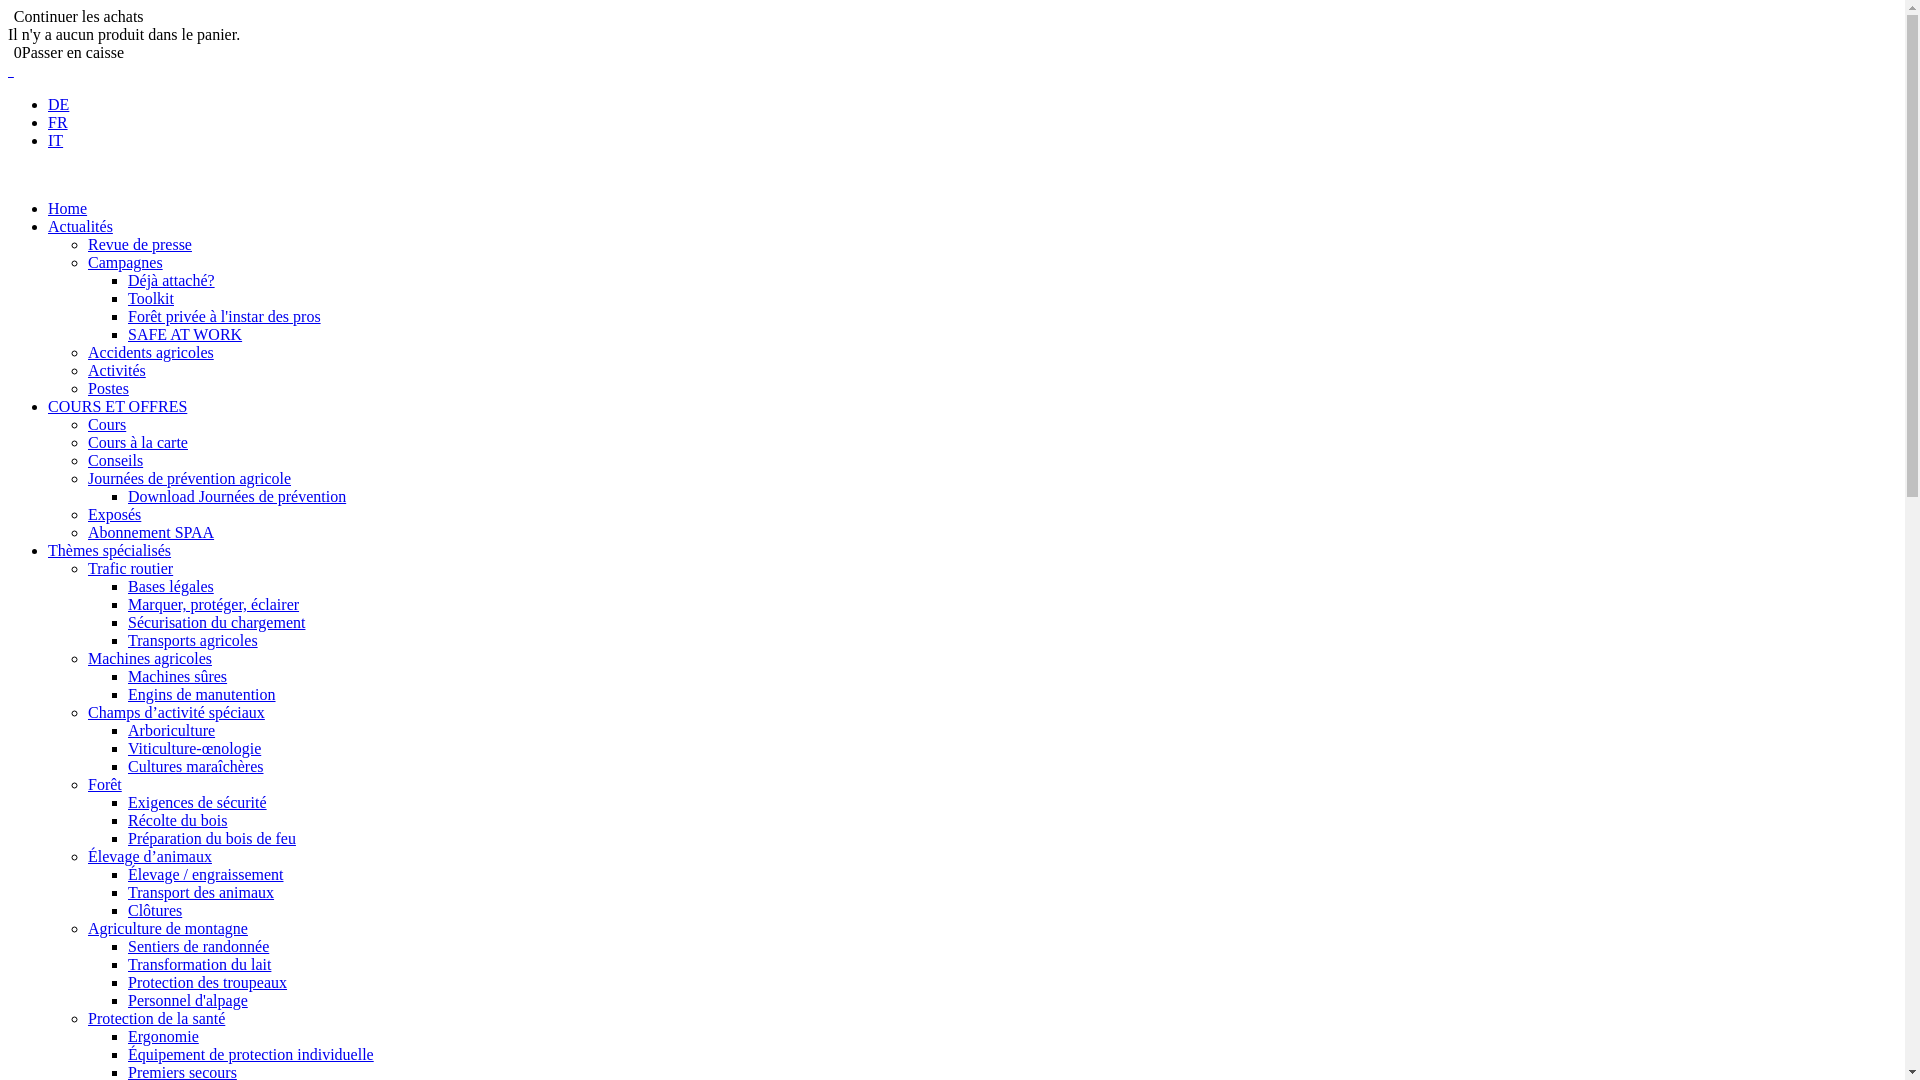  Describe the element at coordinates (199, 963) in the screenshot. I see `'Transformation du lait'` at that location.